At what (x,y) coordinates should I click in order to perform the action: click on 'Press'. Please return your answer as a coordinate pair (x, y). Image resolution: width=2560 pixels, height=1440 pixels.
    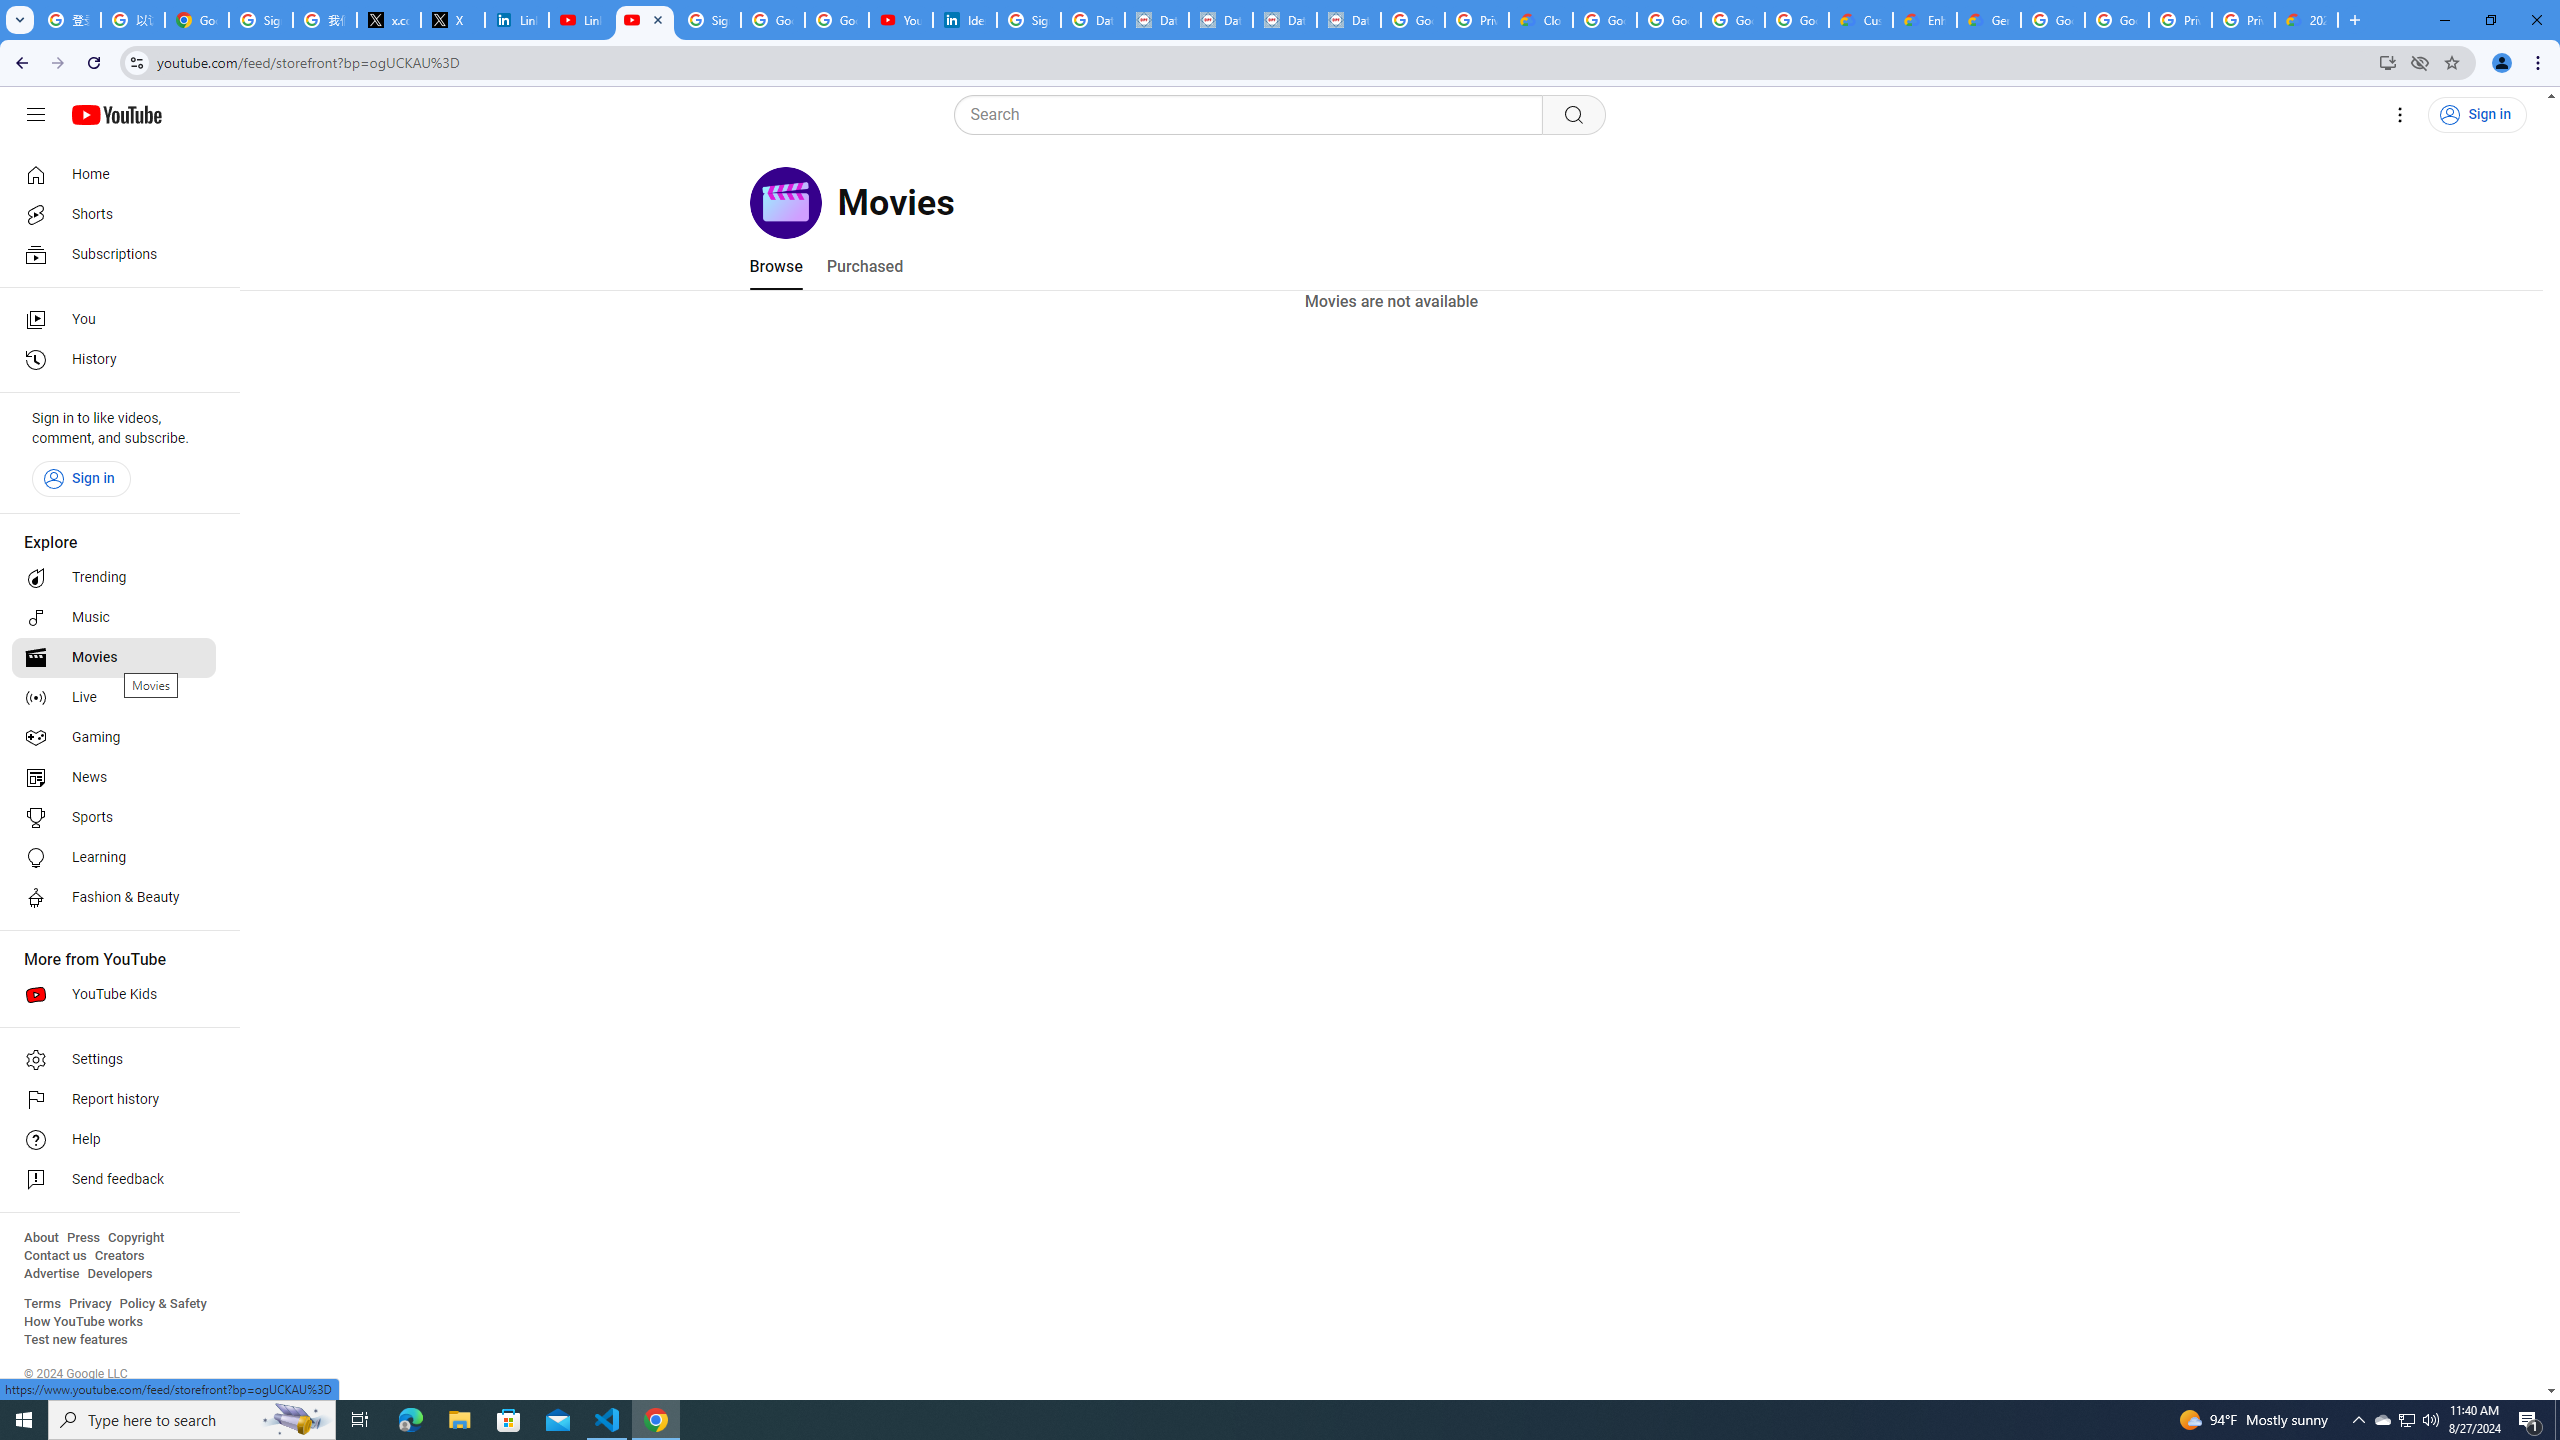
    Looking at the image, I should click on (82, 1237).